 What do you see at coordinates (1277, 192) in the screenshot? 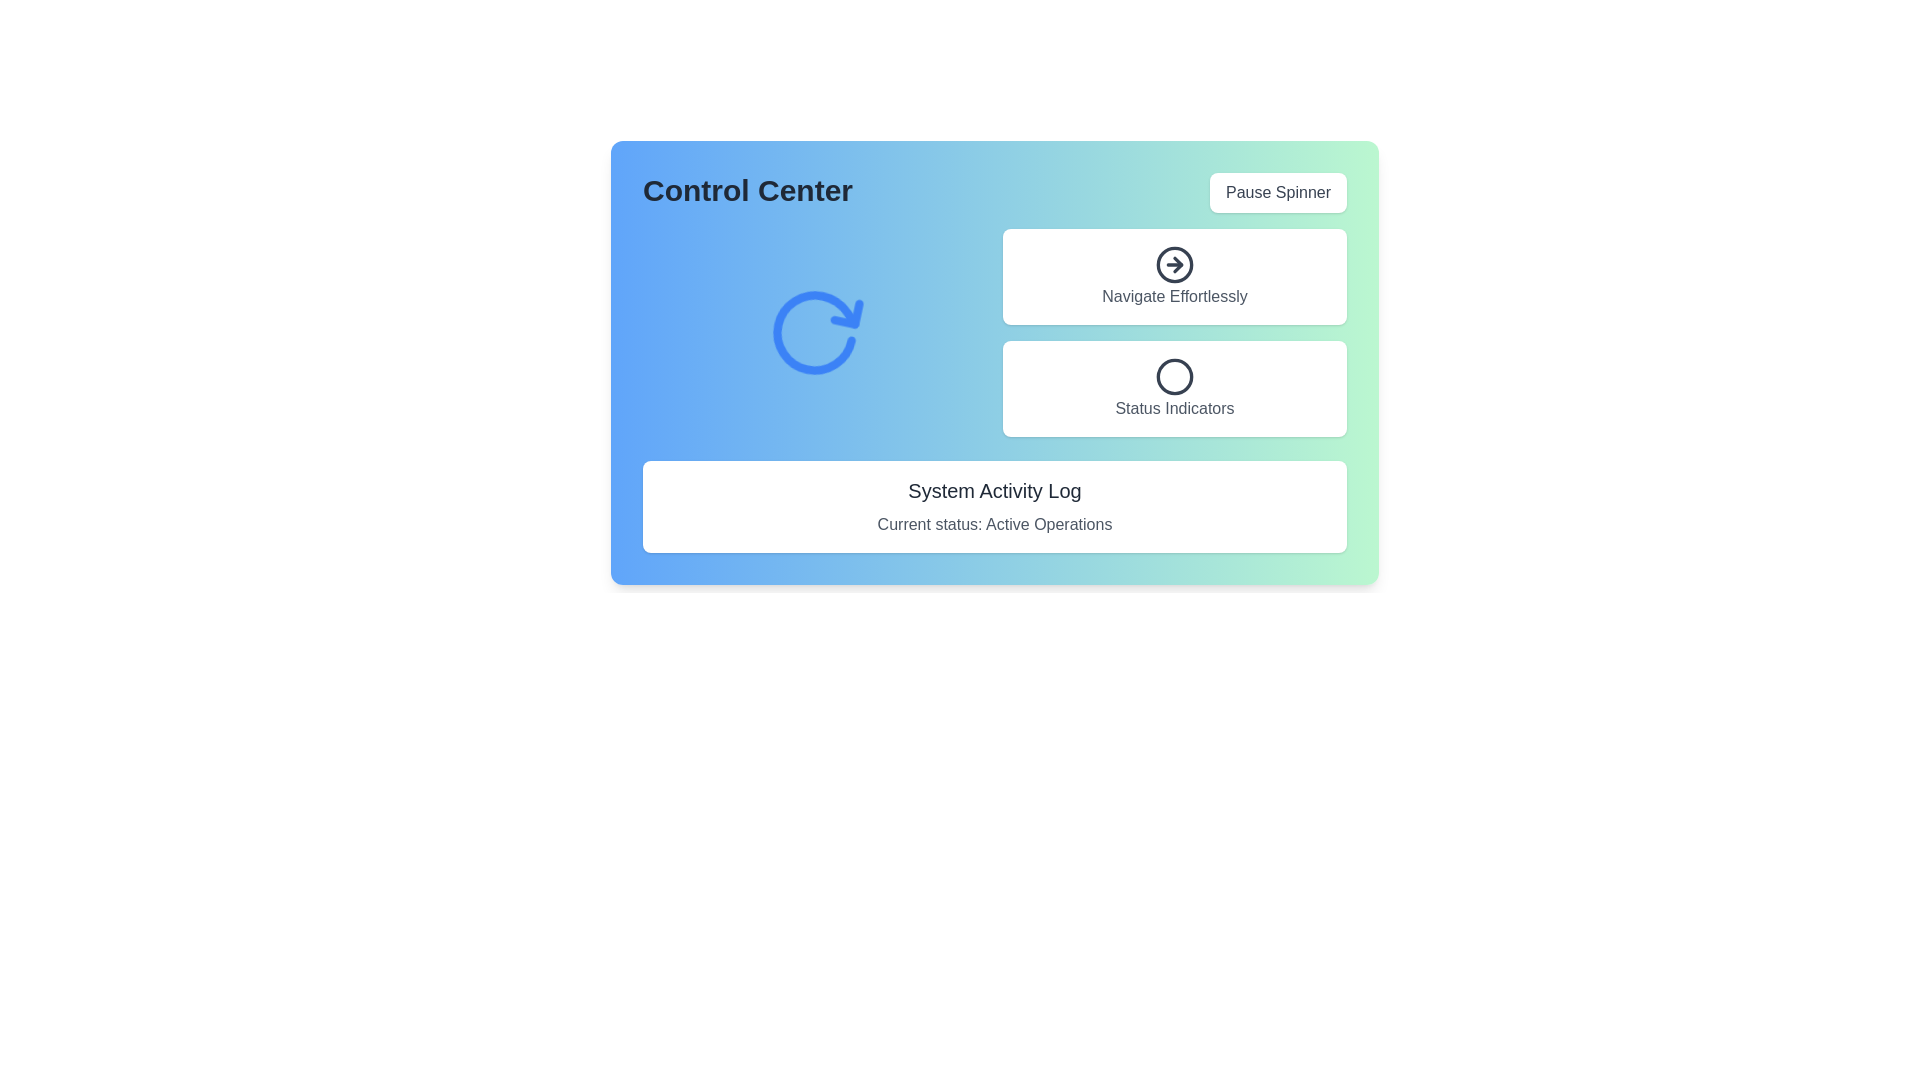
I see `the 'Pause Spinner' button located in the top-right section of the 'Control Center'` at bounding box center [1277, 192].